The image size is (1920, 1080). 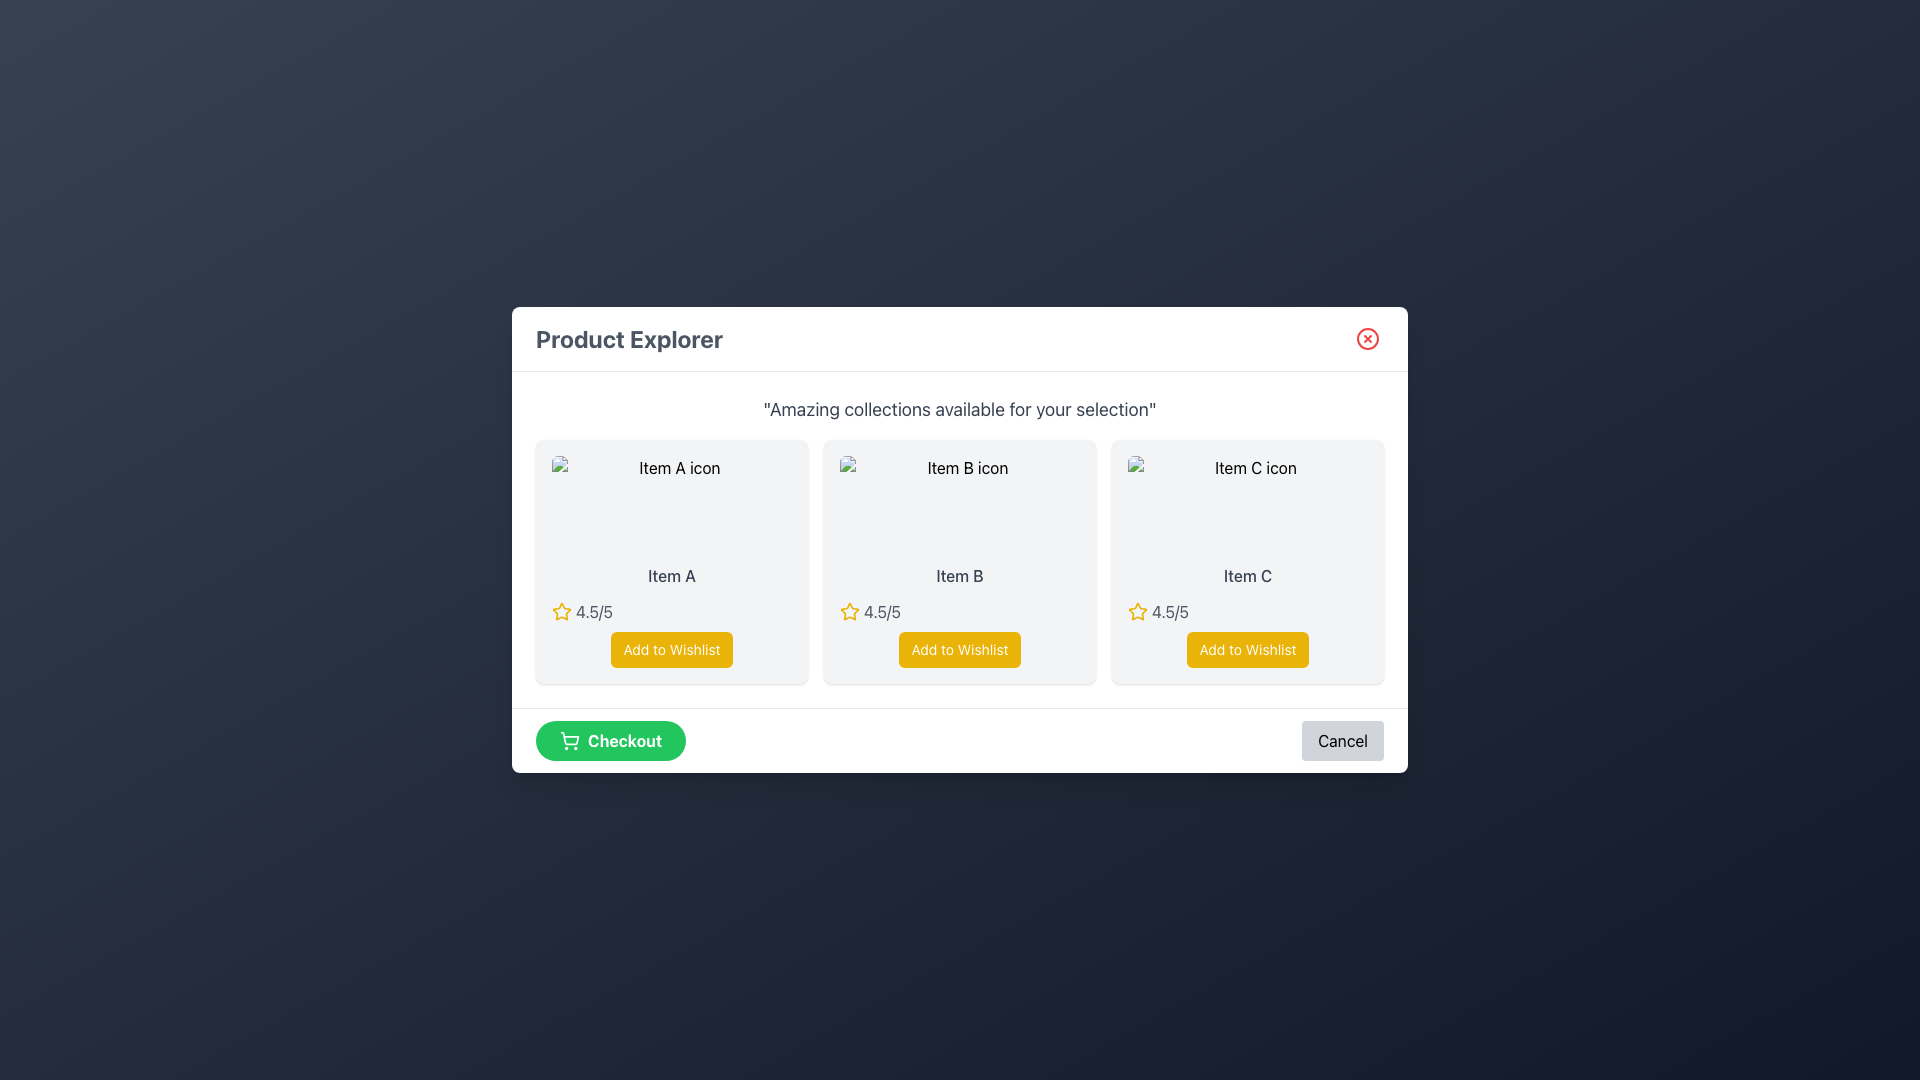 I want to click on the button, so click(x=672, y=650).